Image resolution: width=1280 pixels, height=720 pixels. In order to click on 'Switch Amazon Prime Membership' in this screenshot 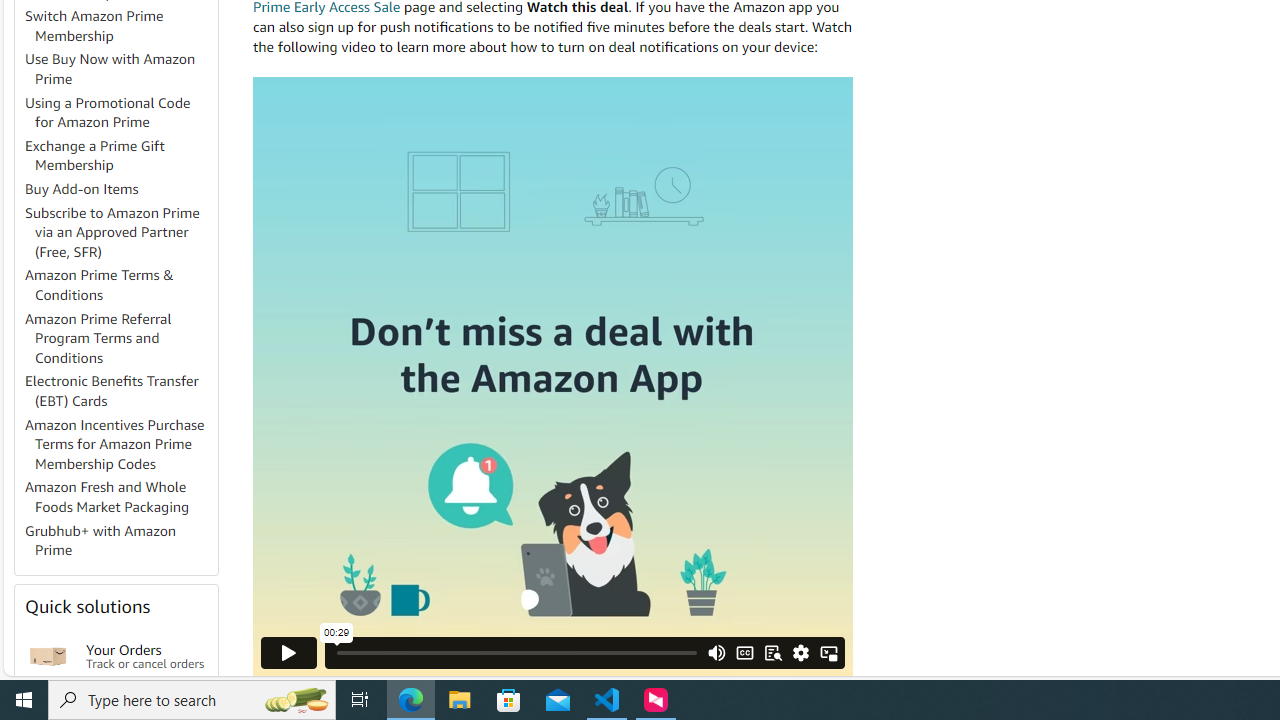, I will do `click(93, 25)`.